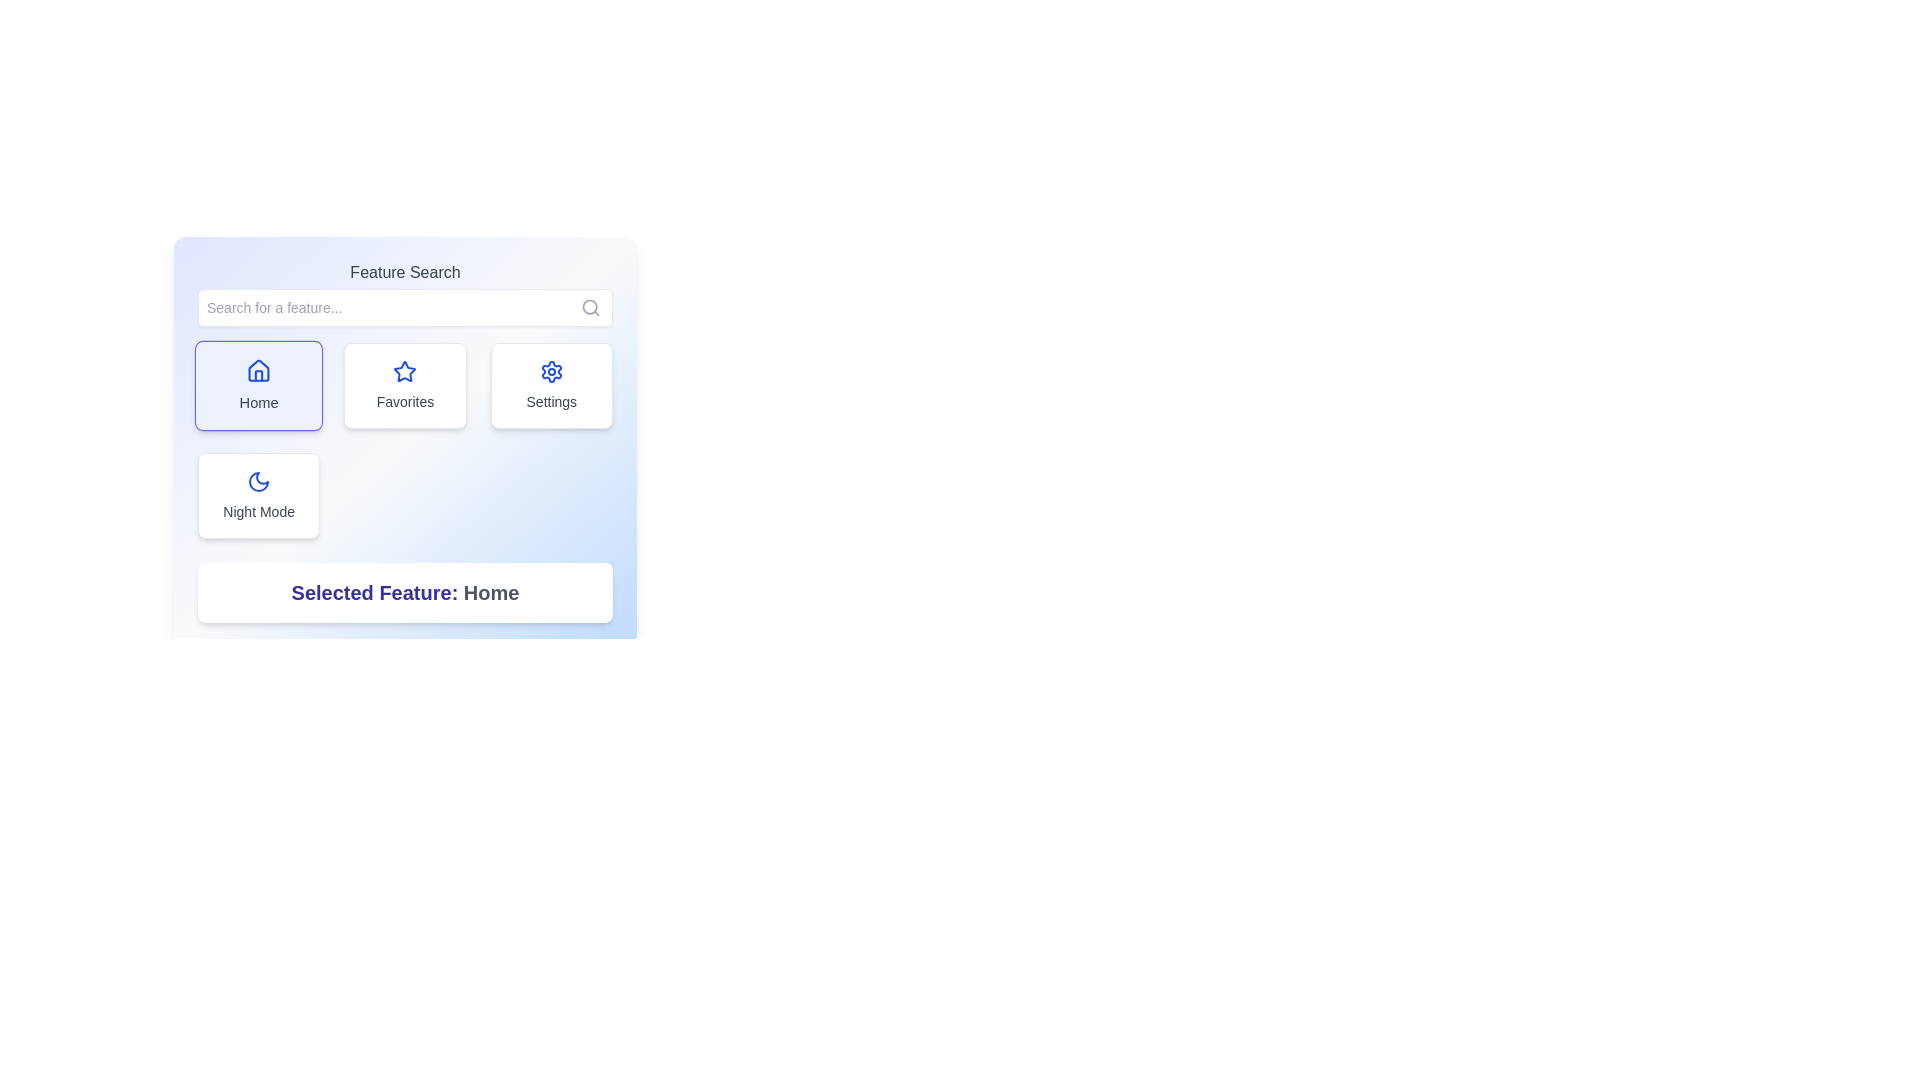 The image size is (1920, 1080). I want to click on the crescent moon icon outlined in blue, located at the top-left corner of the 'Night Mode' card, so click(258, 482).